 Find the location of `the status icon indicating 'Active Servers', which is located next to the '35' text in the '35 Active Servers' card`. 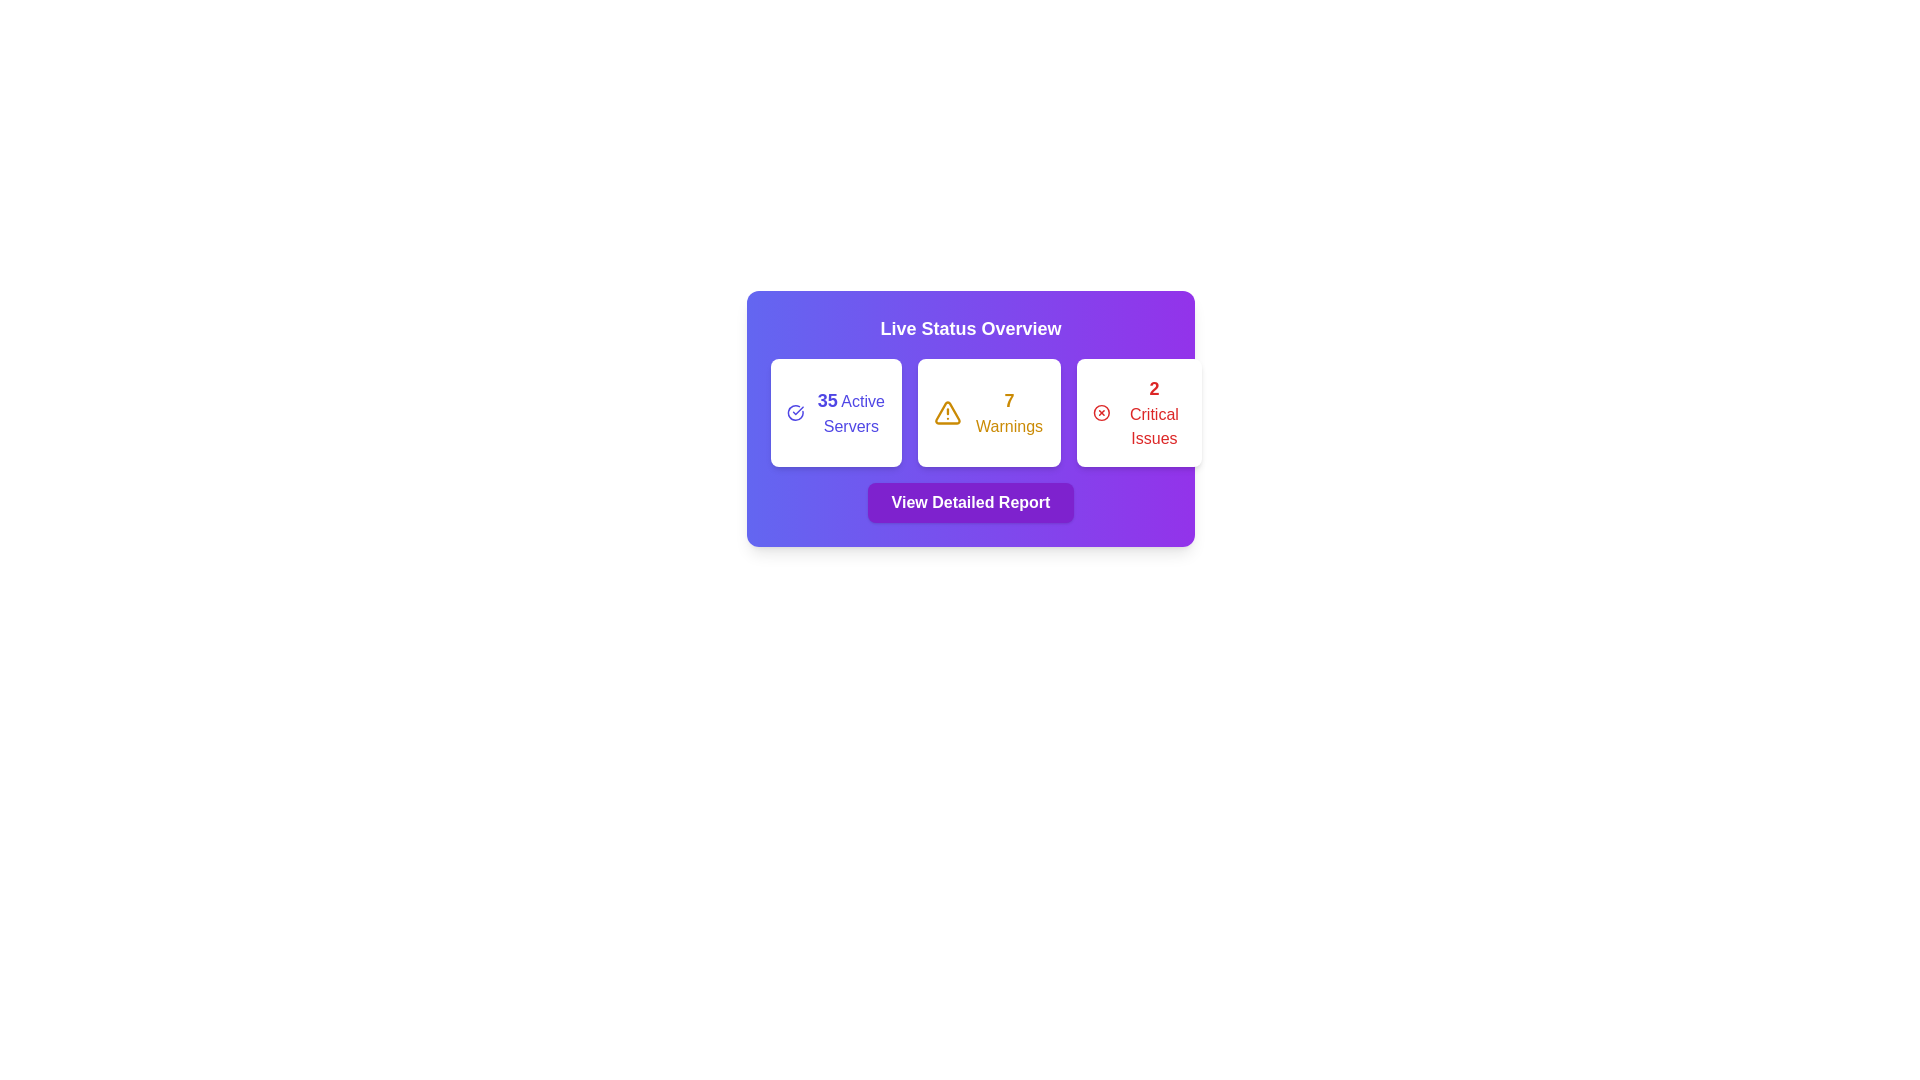

the status icon indicating 'Active Servers', which is located next to the '35' text in the '35 Active Servers' card is located at coordinates (794, 411).